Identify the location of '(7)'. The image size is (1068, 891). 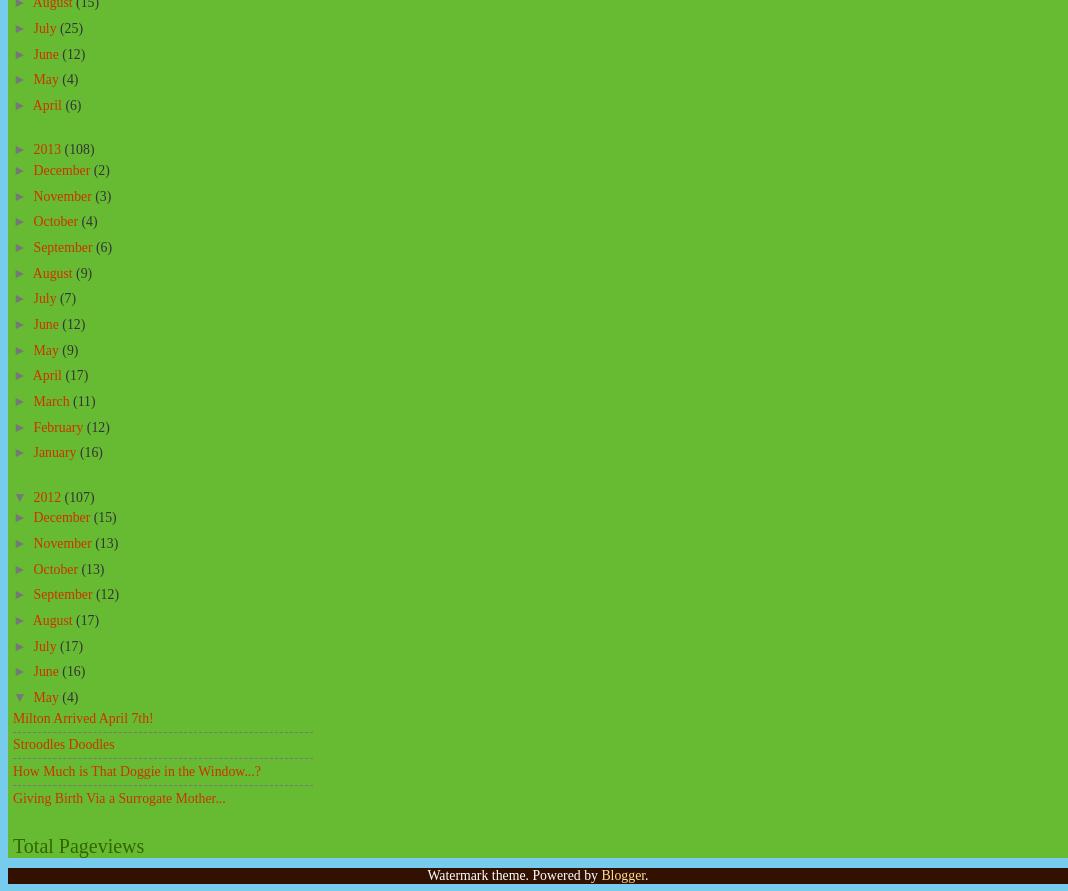
(67, 297).